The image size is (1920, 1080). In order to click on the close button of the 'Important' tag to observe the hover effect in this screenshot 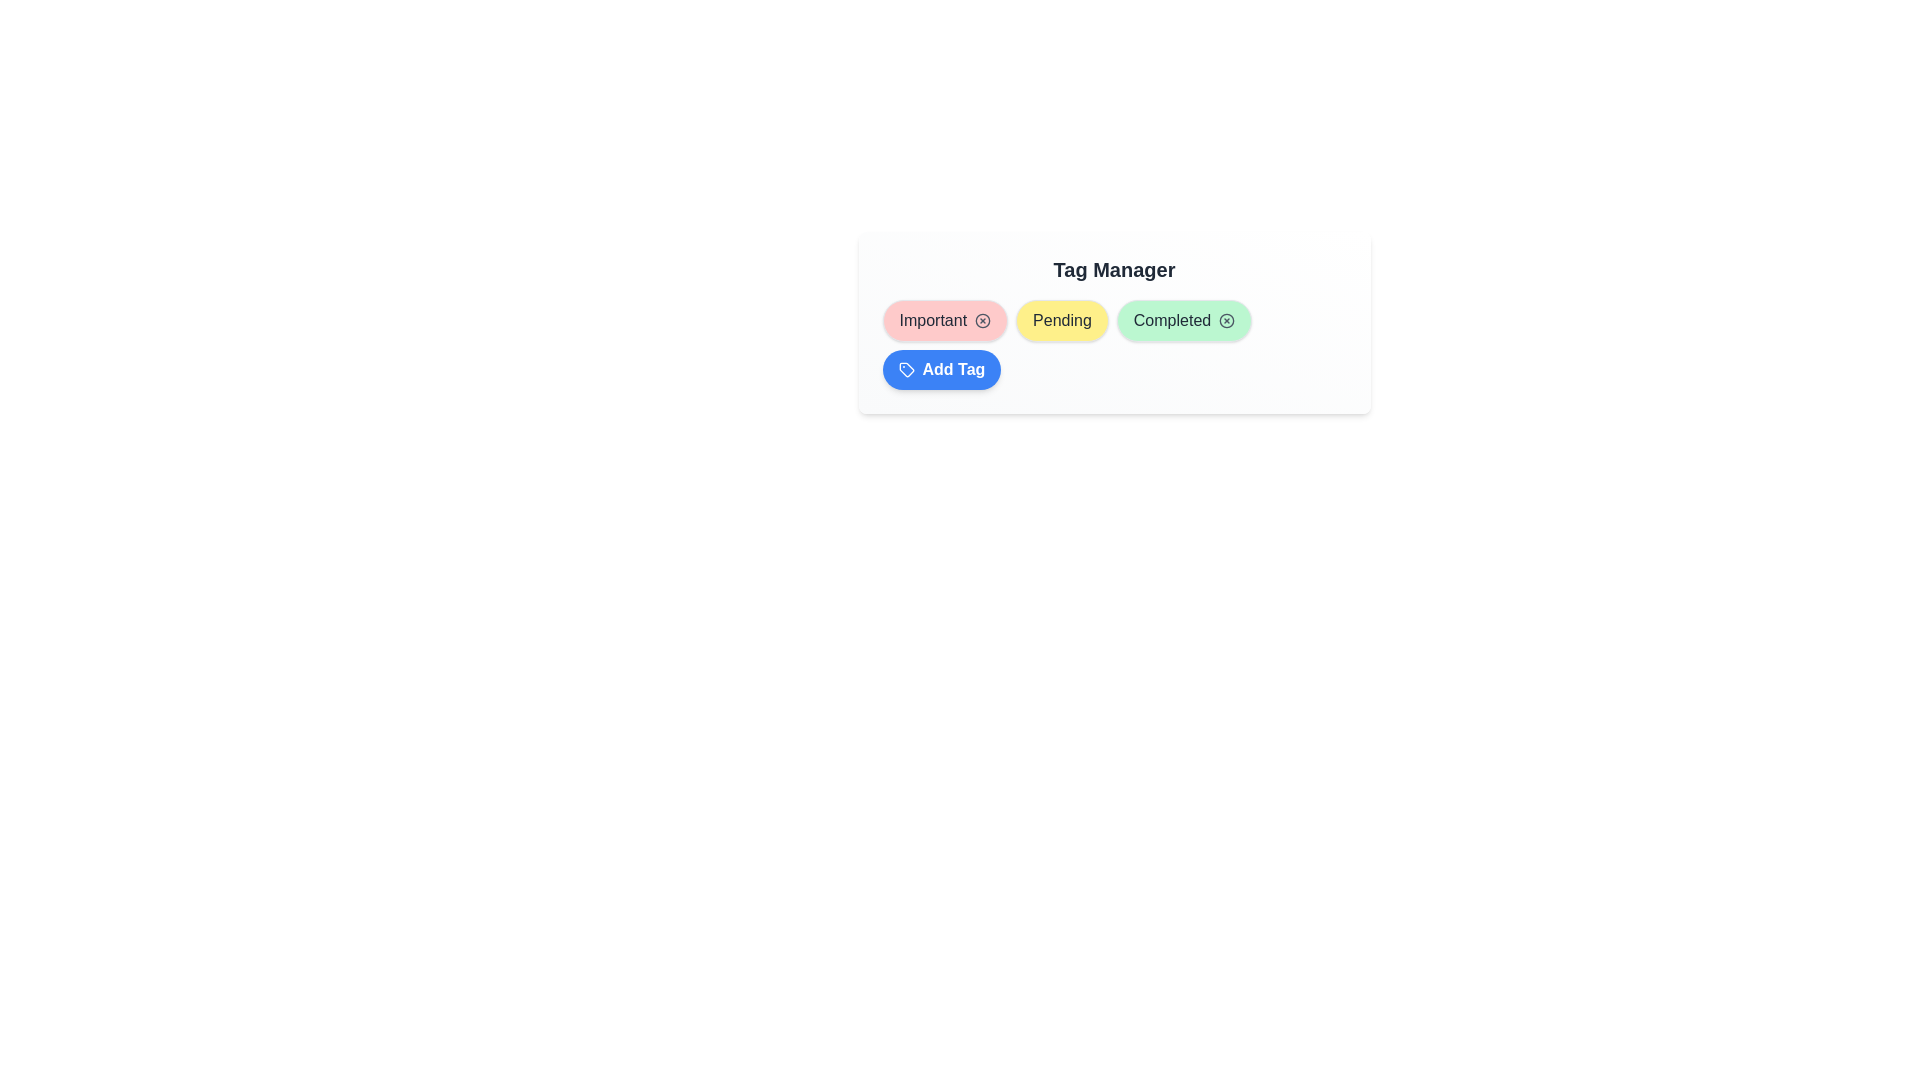, I will do `click(983, 319)`.